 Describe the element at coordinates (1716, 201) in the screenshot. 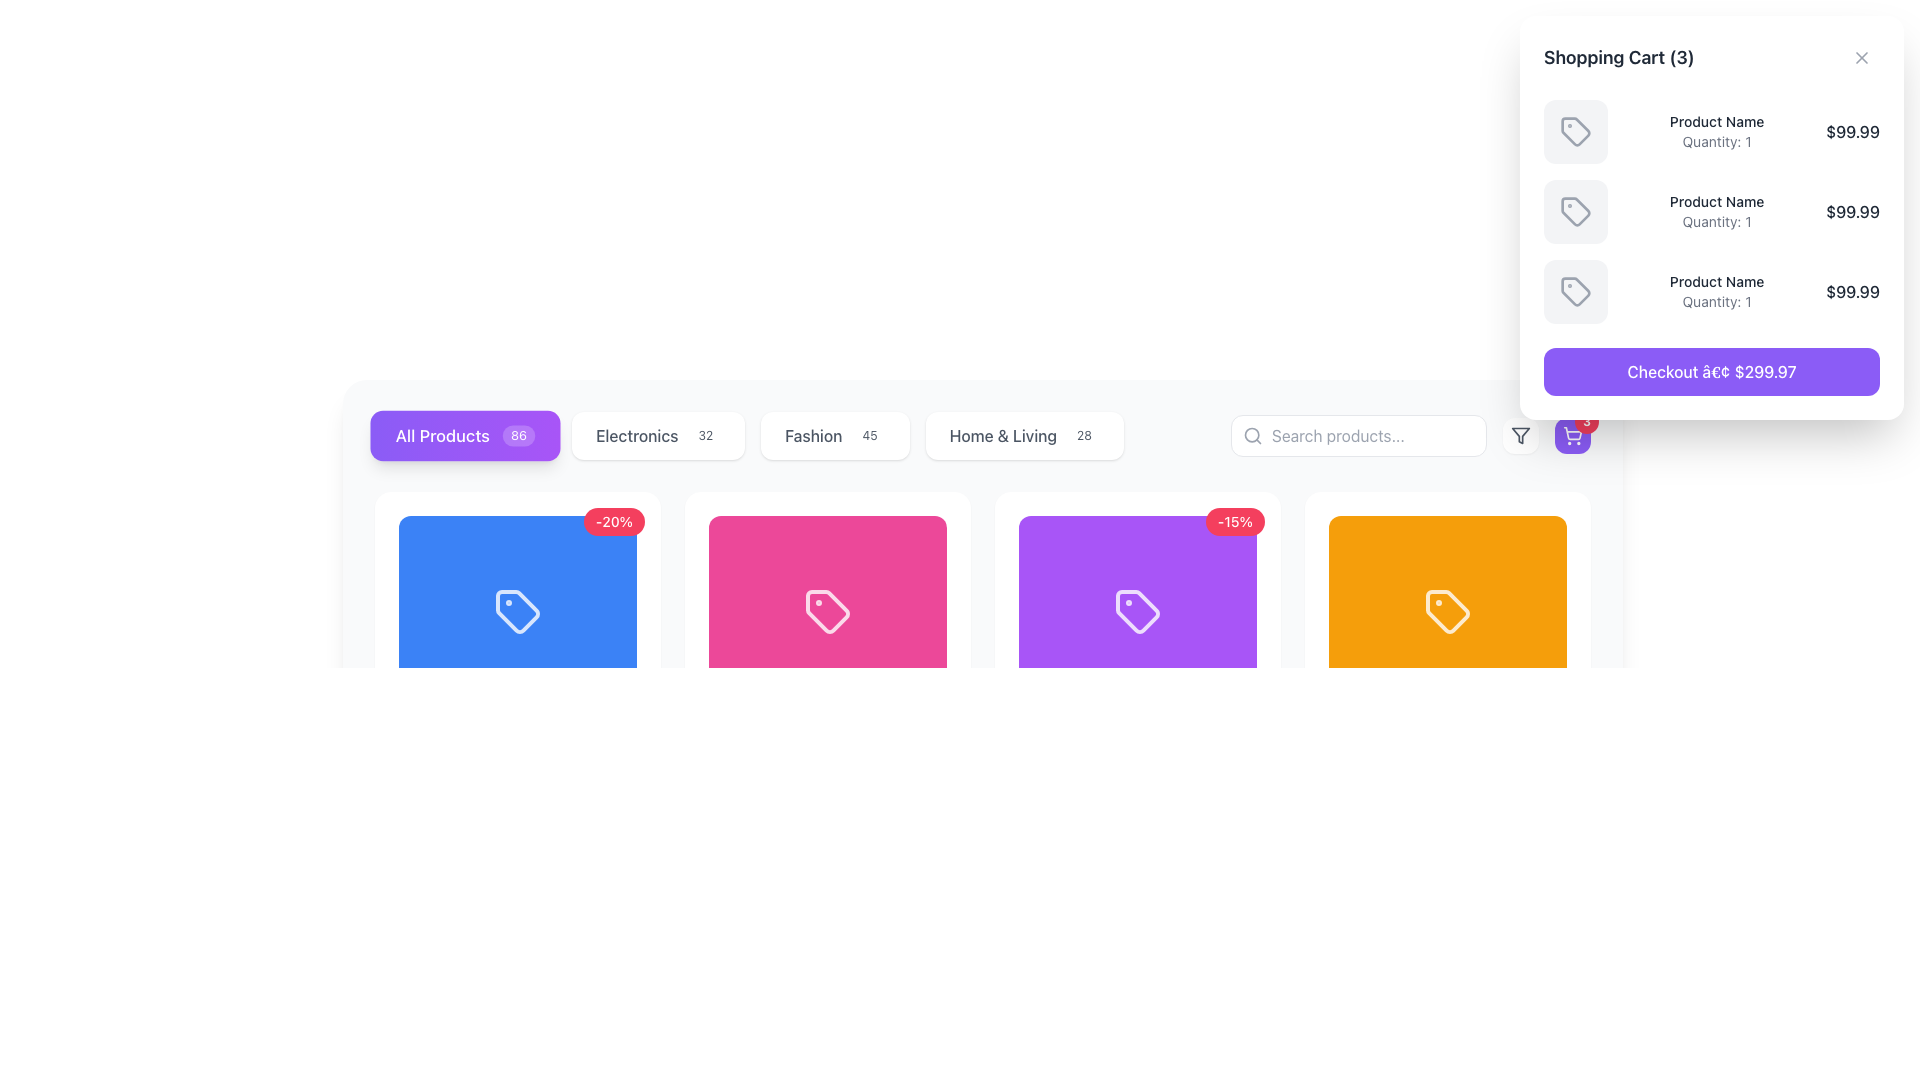

I see `text 'Product Name' from the text label located at the top center of the shopping cart panel, under the product icon and above the quantity text` at that location.